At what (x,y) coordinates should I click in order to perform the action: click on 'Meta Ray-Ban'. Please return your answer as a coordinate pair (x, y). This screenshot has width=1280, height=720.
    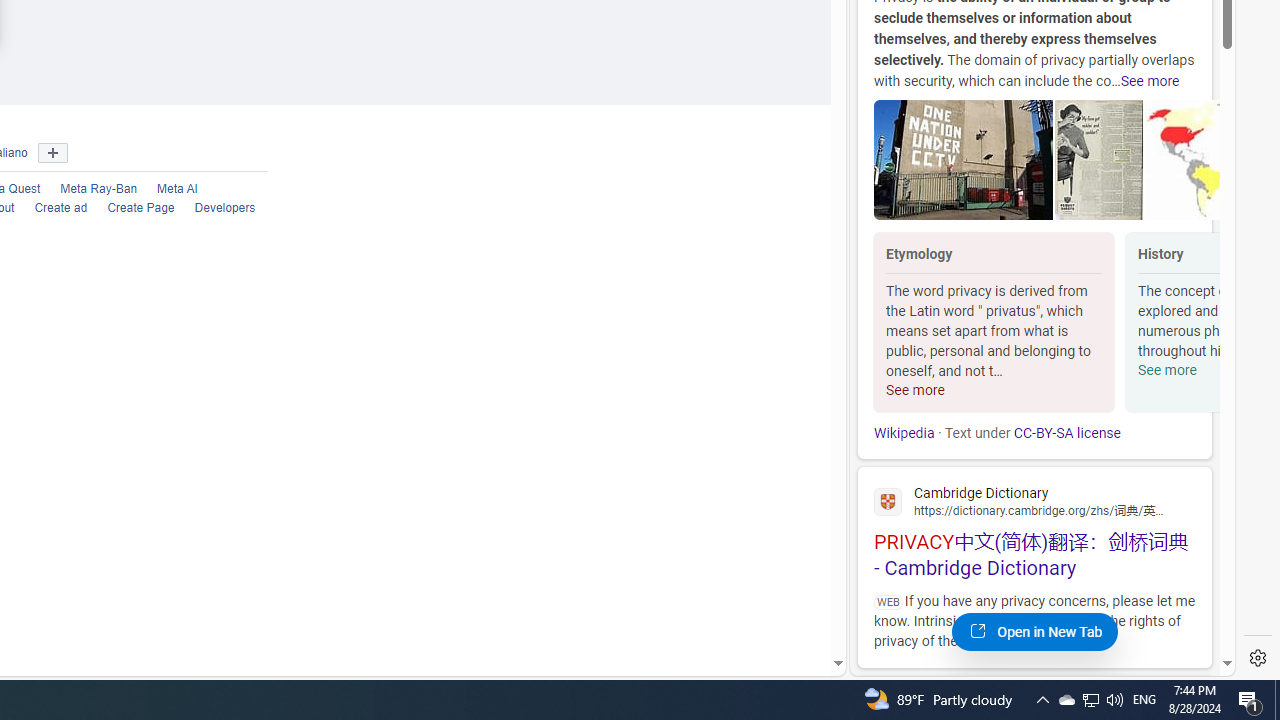
    Looking at the image, I should click on (87, 190).